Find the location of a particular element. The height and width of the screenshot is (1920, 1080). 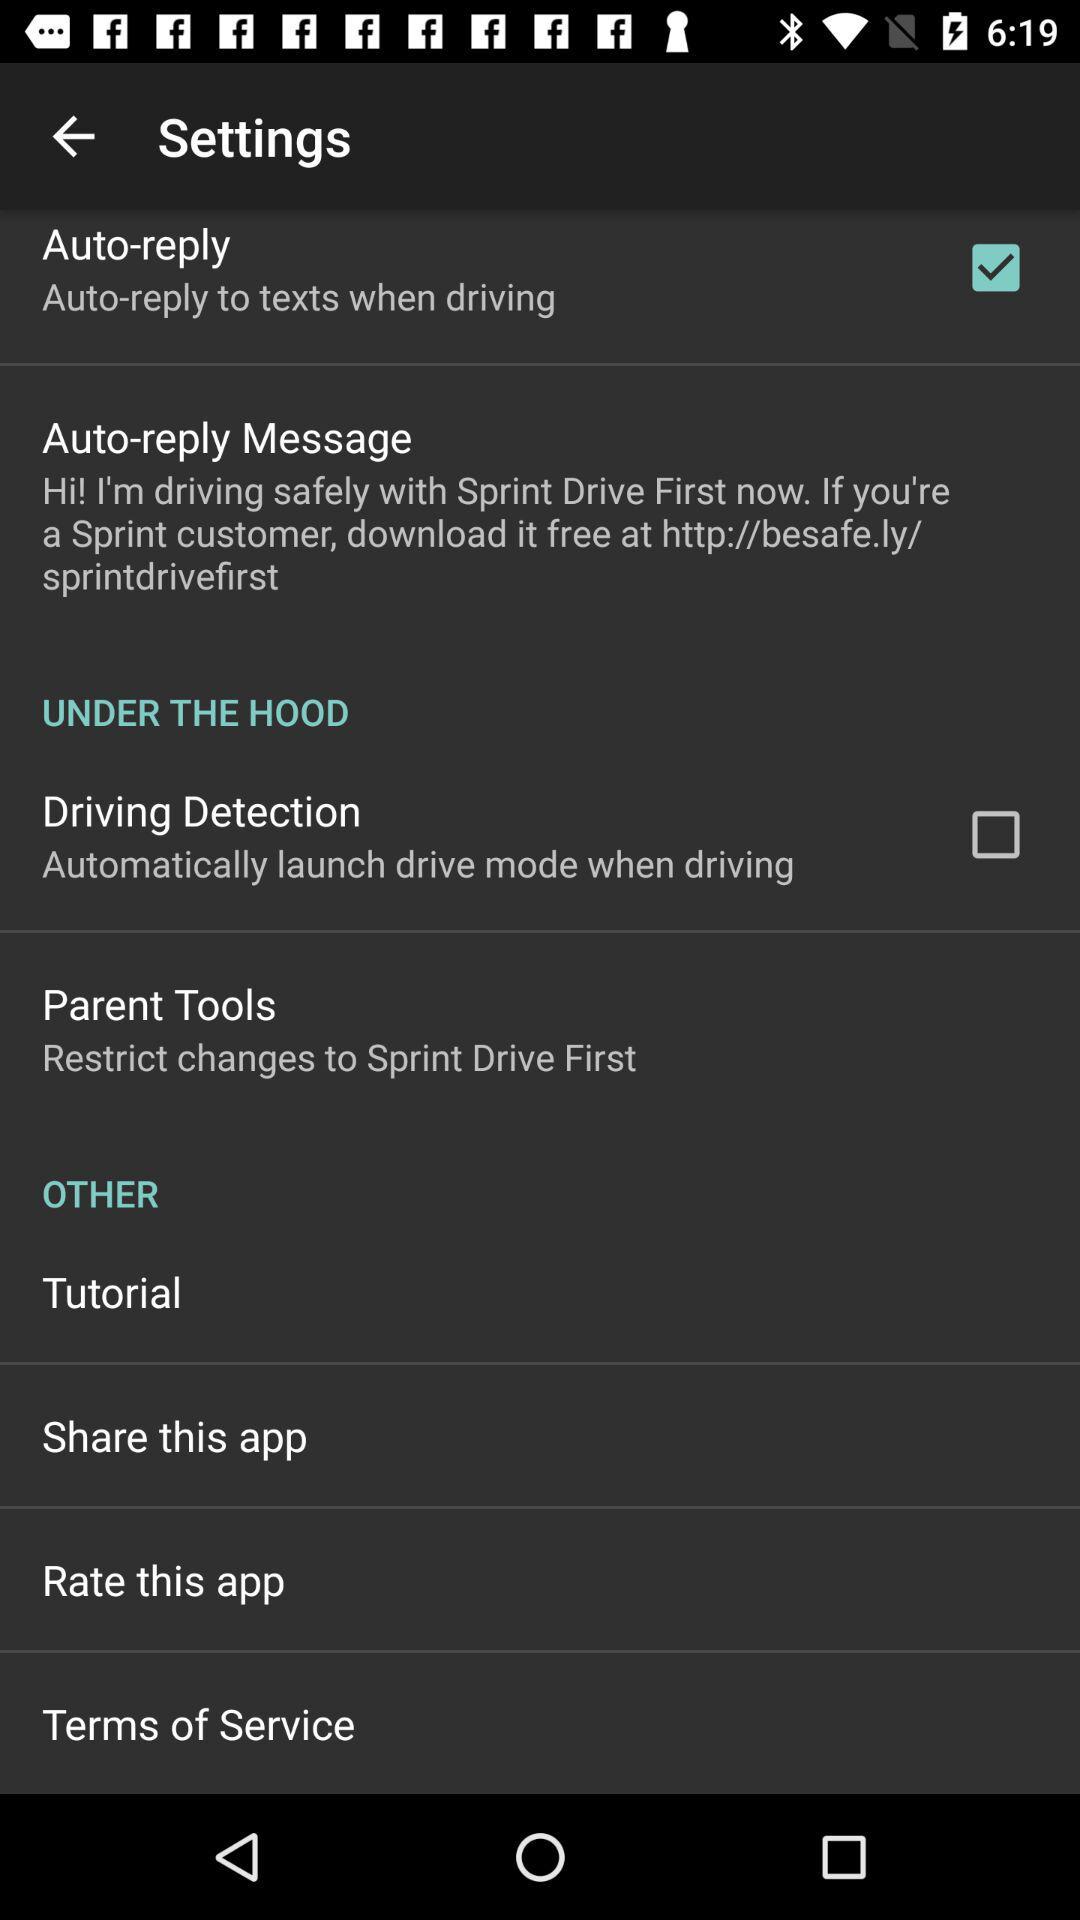

the item next to the settings app is located at coordinates (72, 135).